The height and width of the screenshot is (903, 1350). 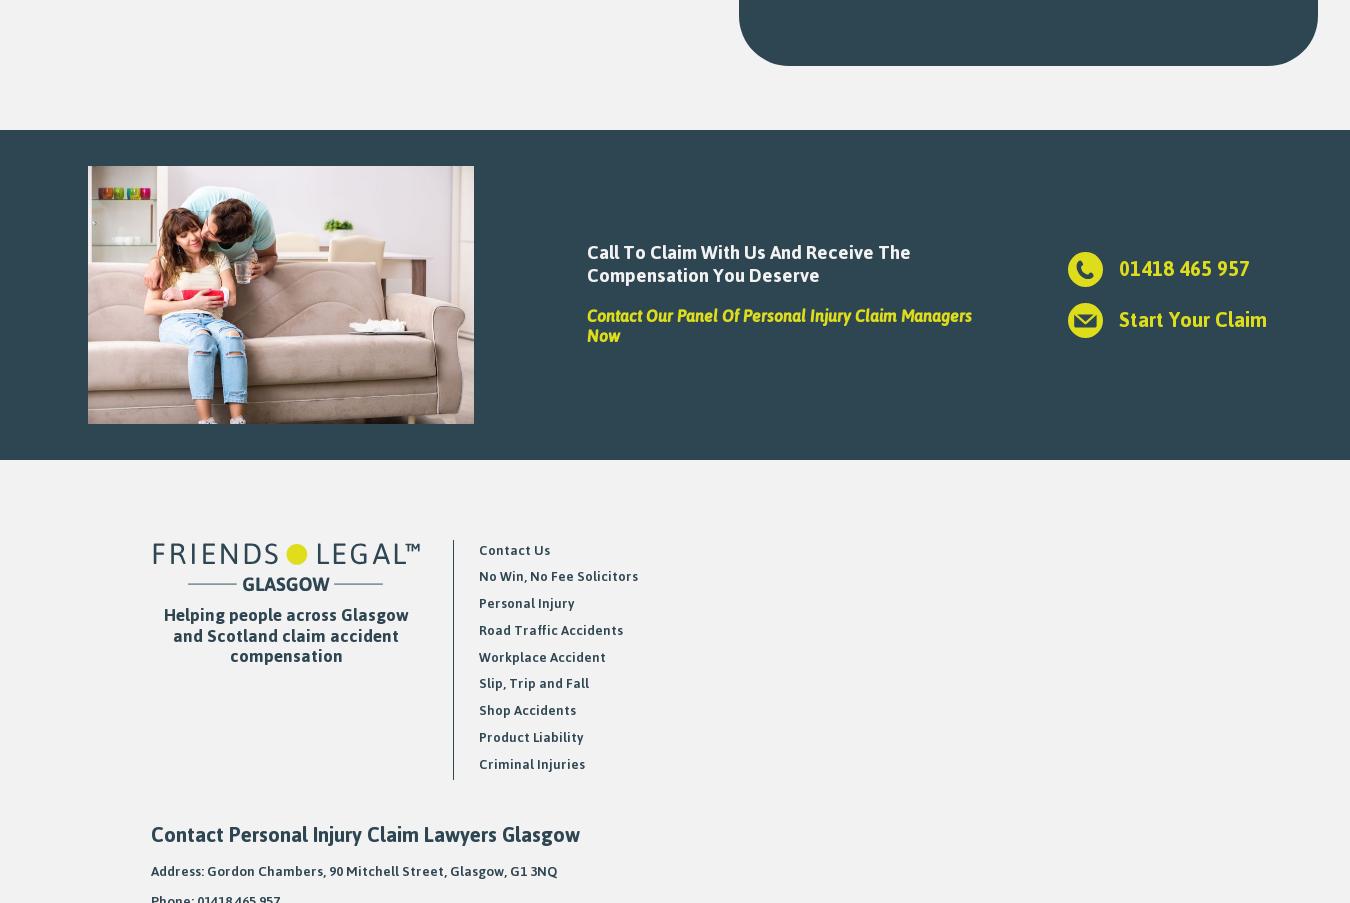 I want to click on 'Gordon Chambers, 90 Mitchell Street', so click(x=324, y=870).